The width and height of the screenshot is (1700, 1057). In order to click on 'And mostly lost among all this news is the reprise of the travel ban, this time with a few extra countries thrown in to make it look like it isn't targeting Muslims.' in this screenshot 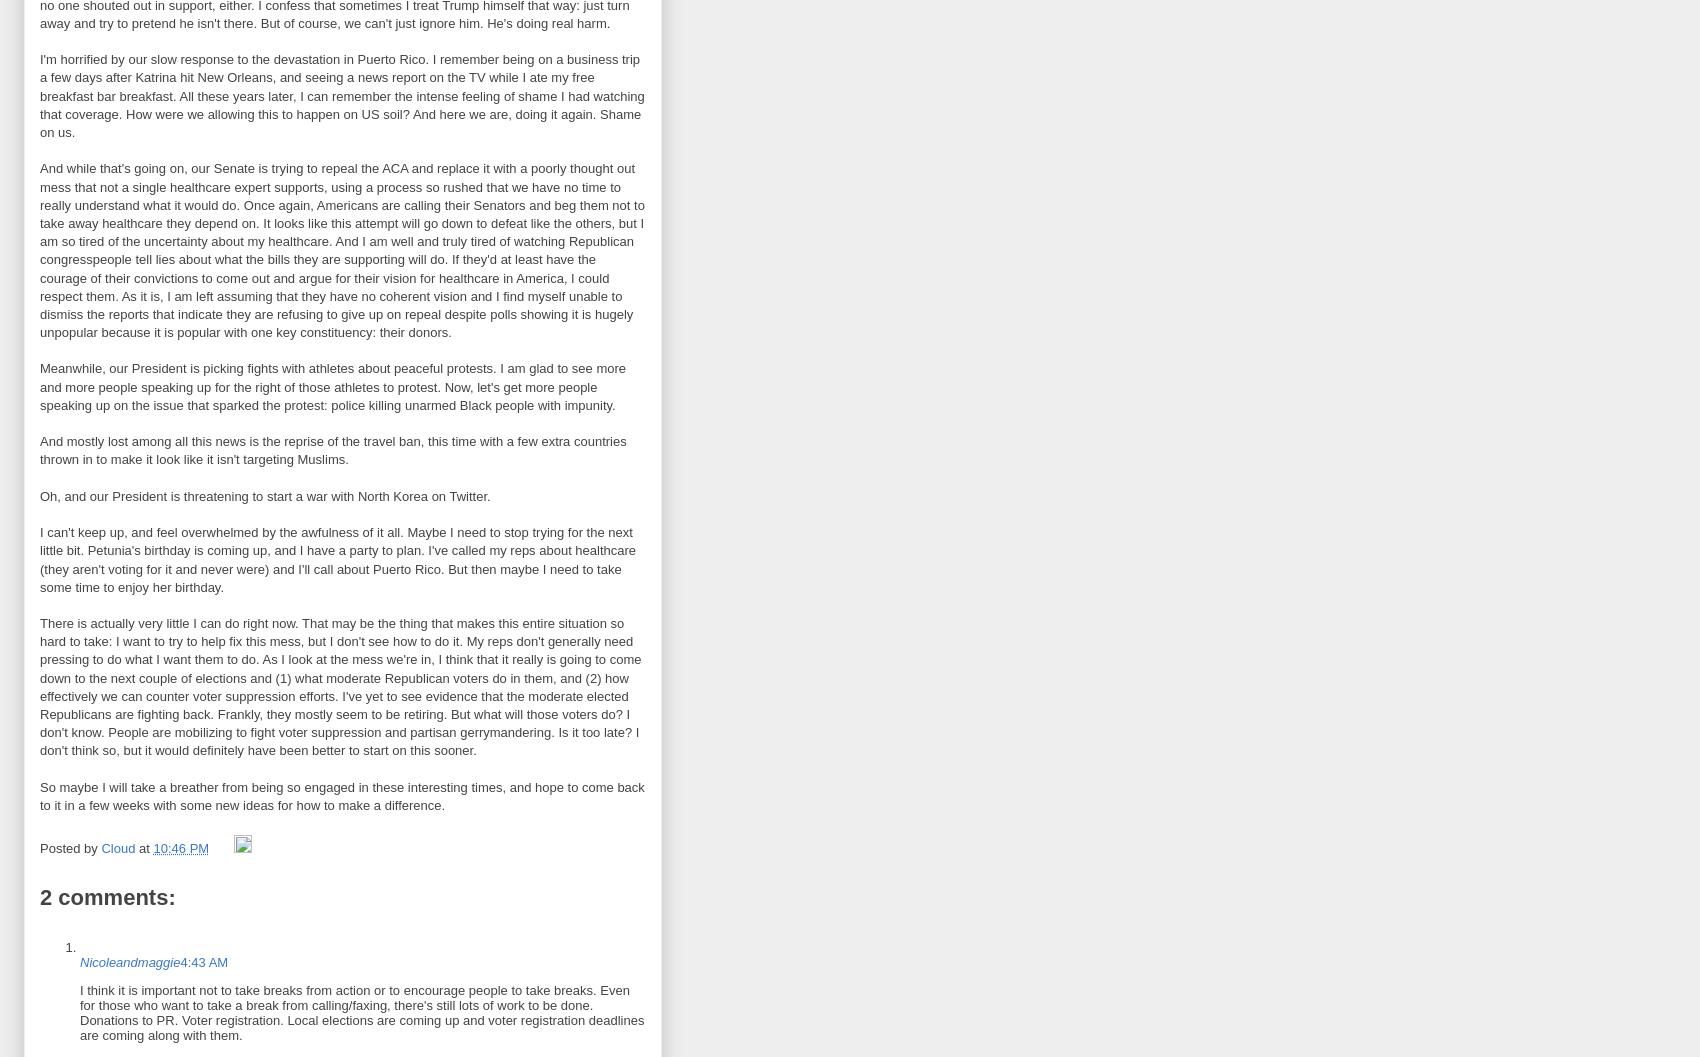, I will do `click(332, 449)`.